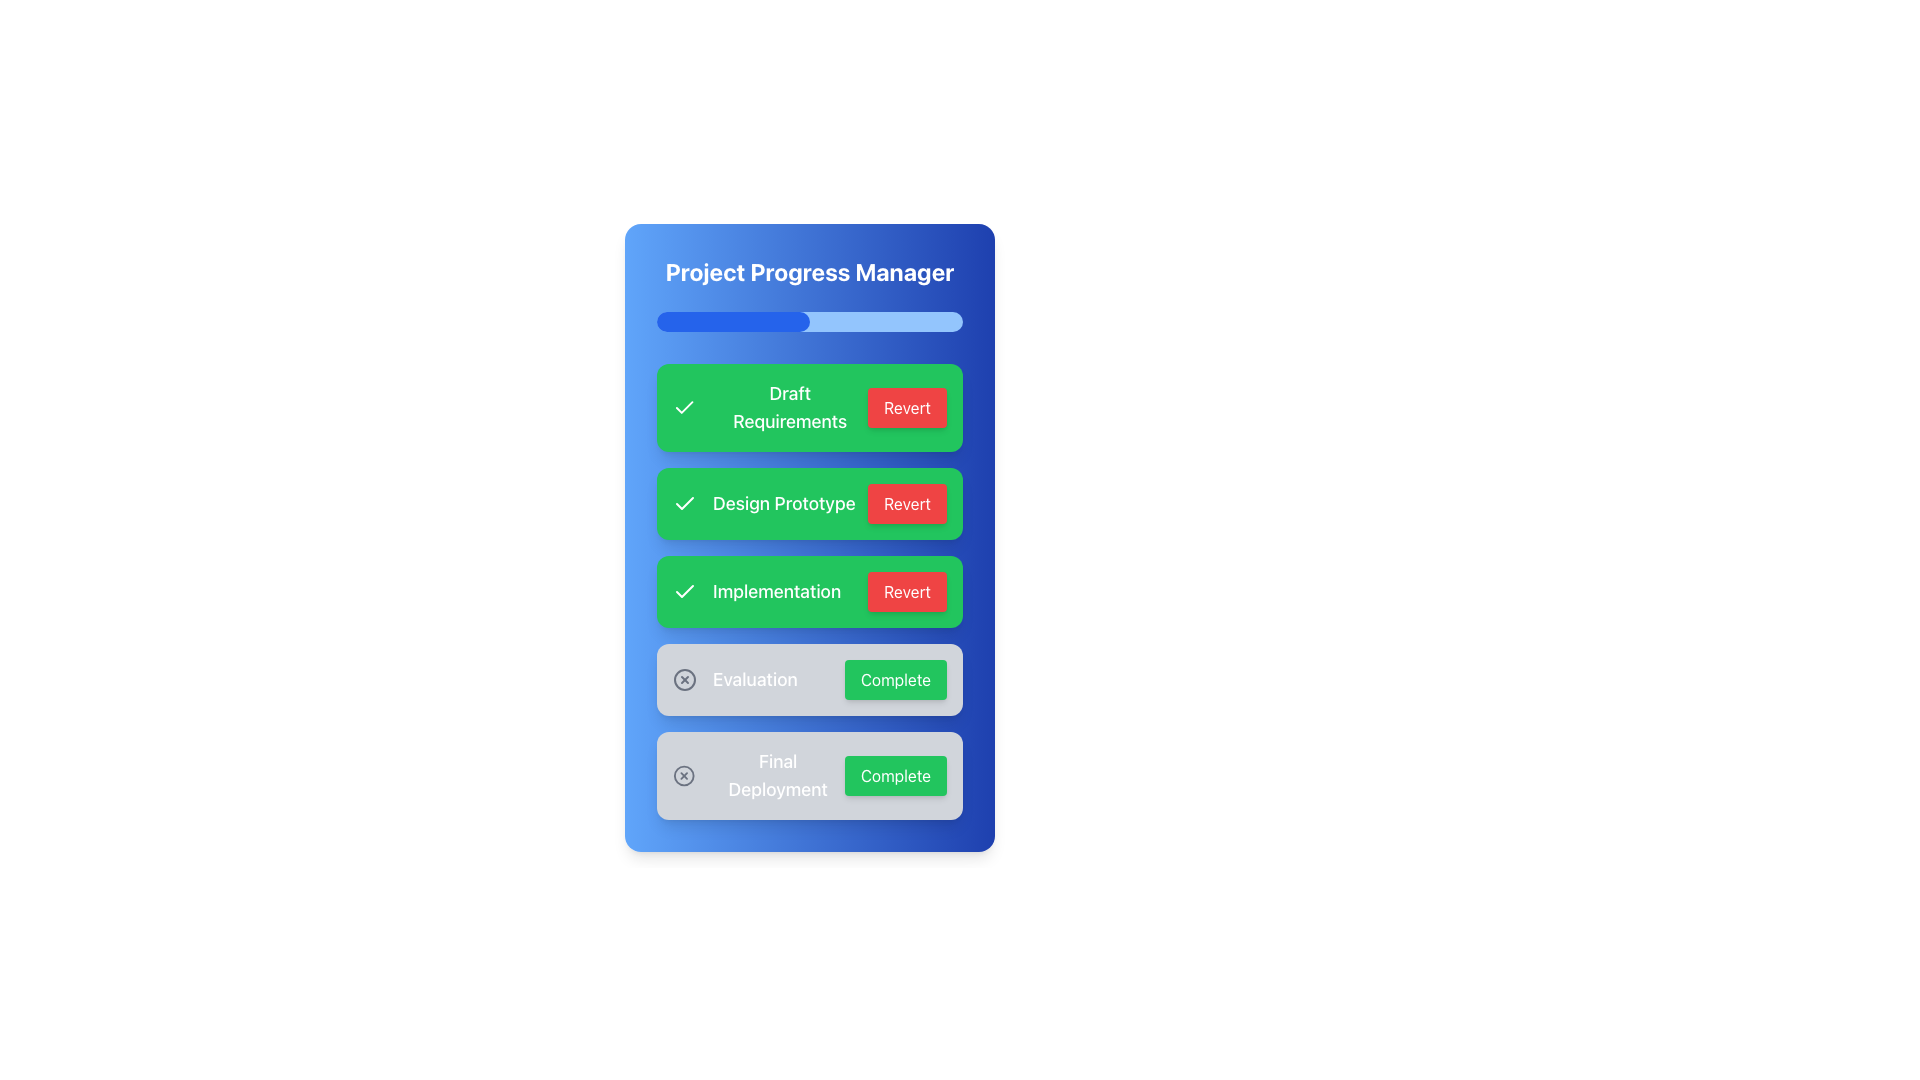  What do you see at coordinates (756, 590) in the screenshot?
I see `the 'Implementation' step element` at bounding box center [756, 590].